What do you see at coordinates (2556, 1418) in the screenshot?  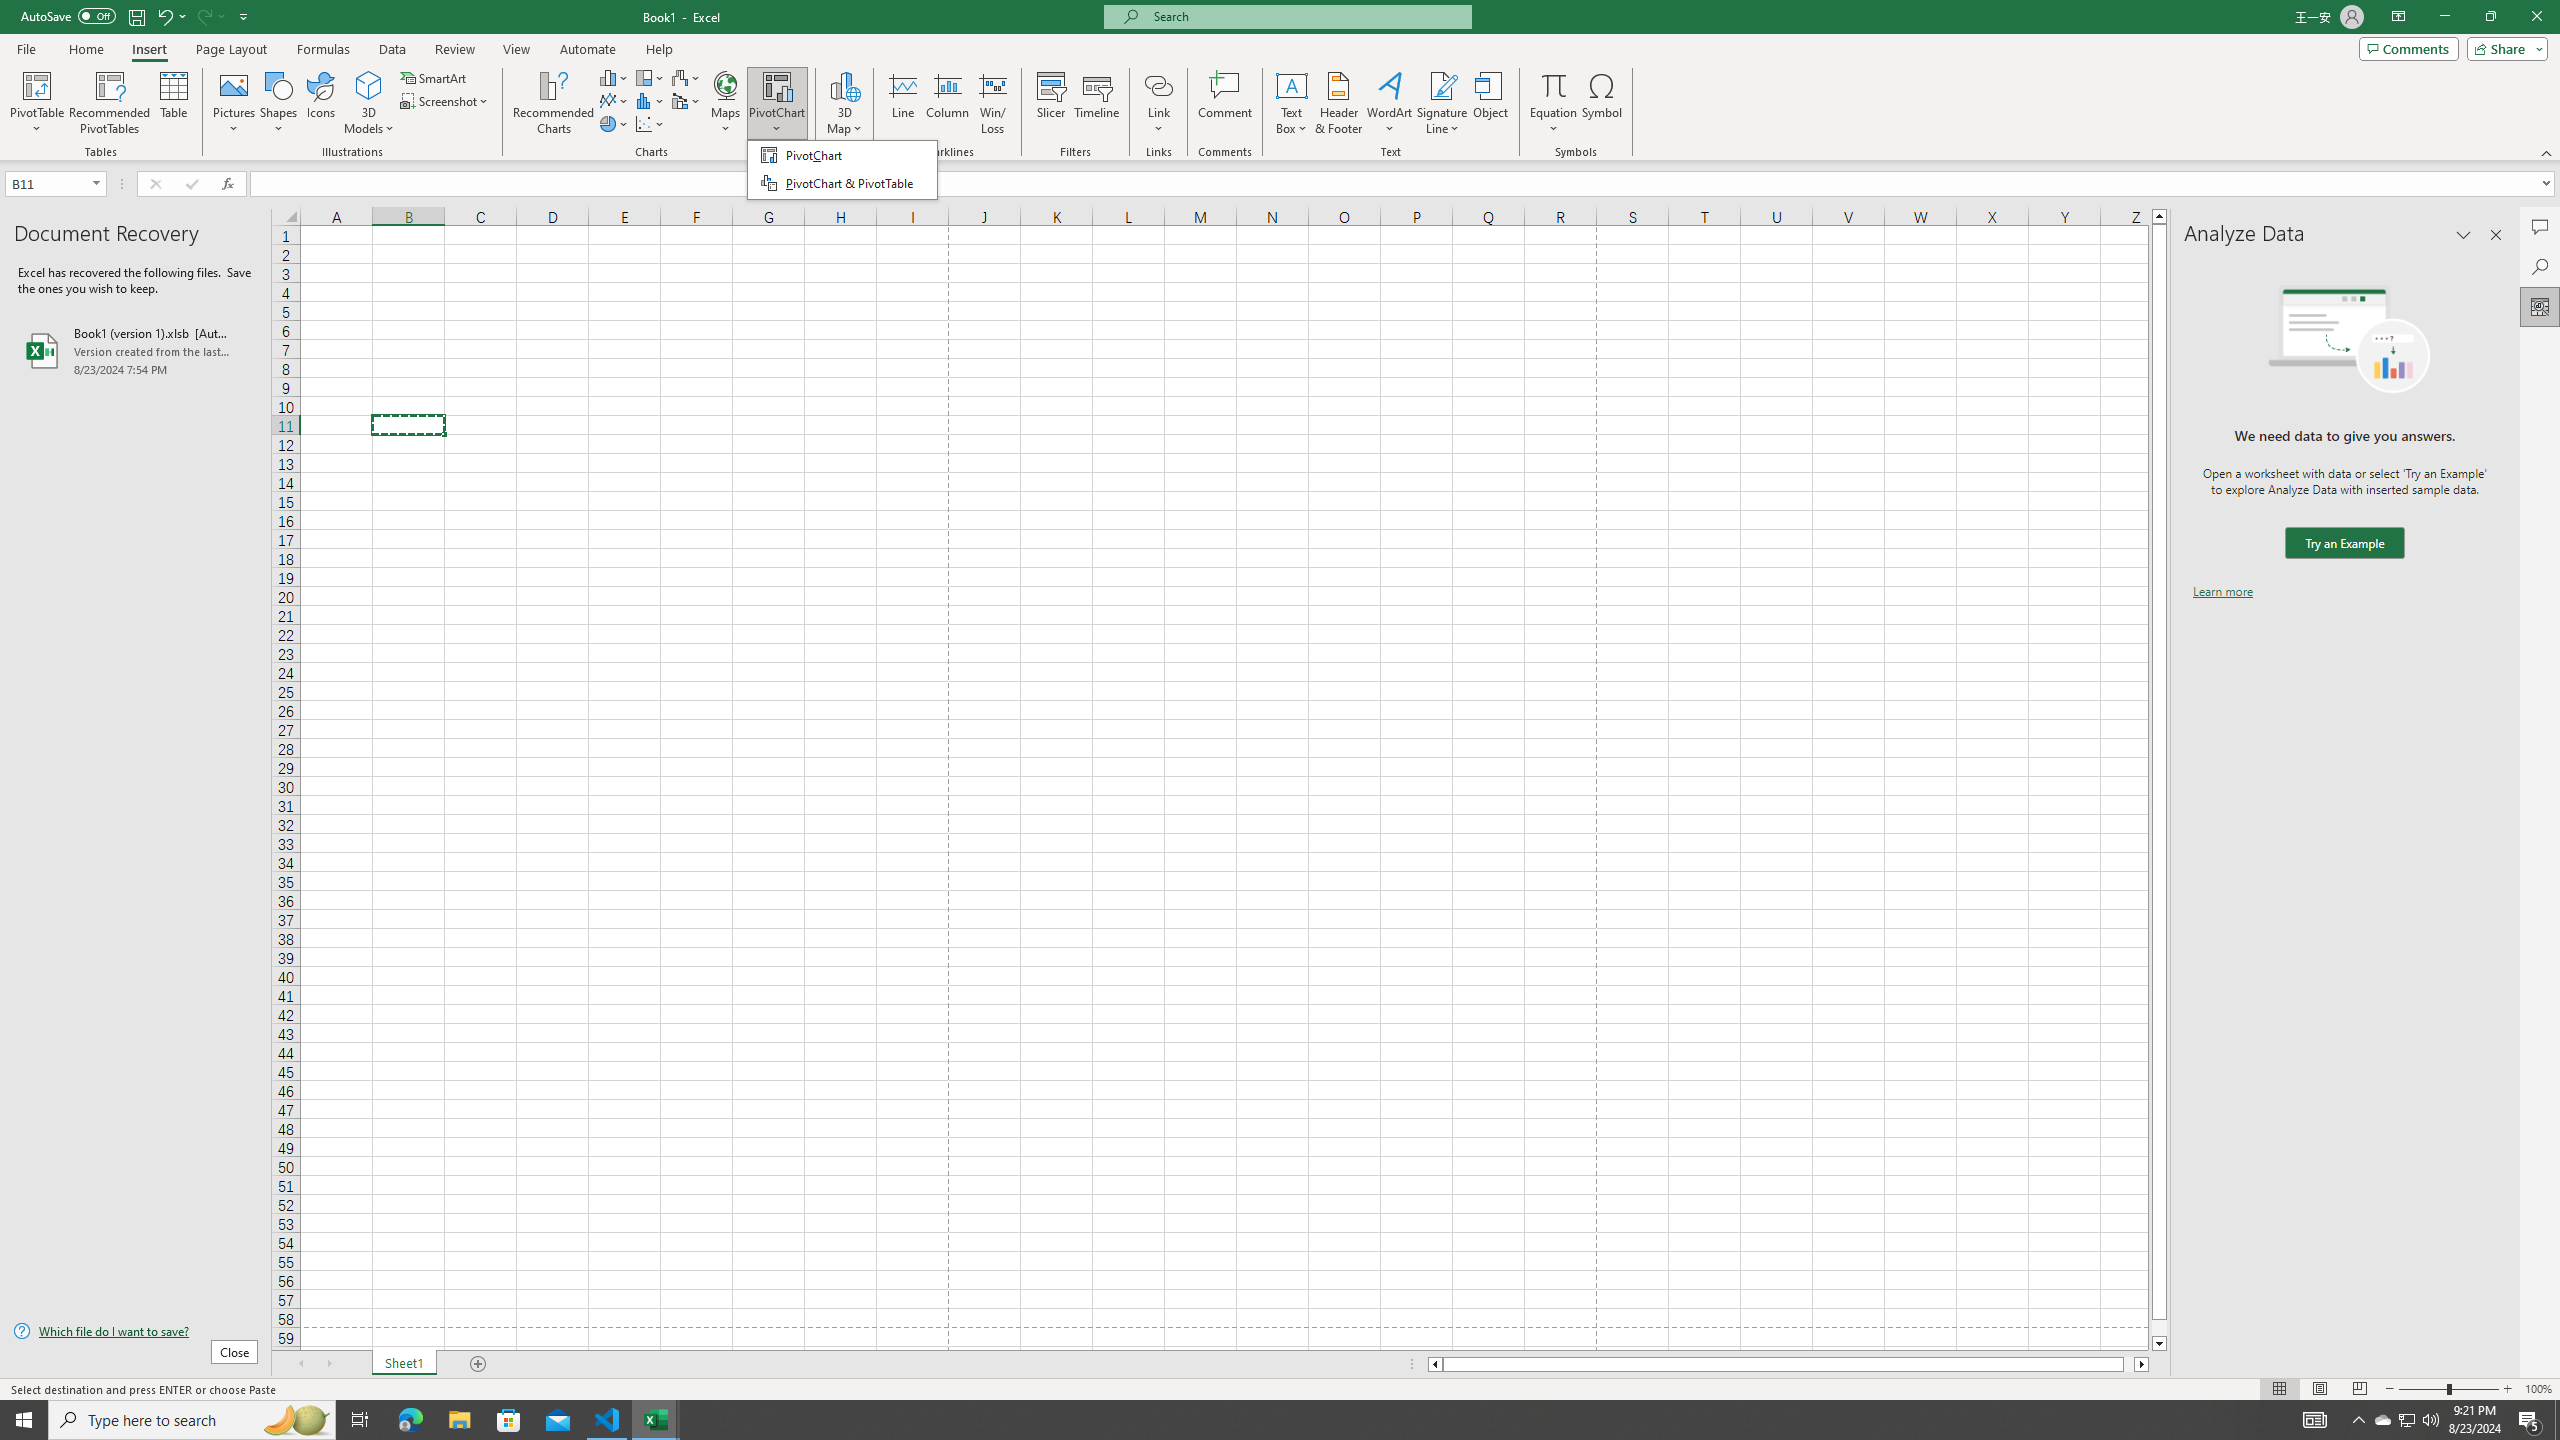 I see `'Show desktop'` at bounding box center [2556, 1418].